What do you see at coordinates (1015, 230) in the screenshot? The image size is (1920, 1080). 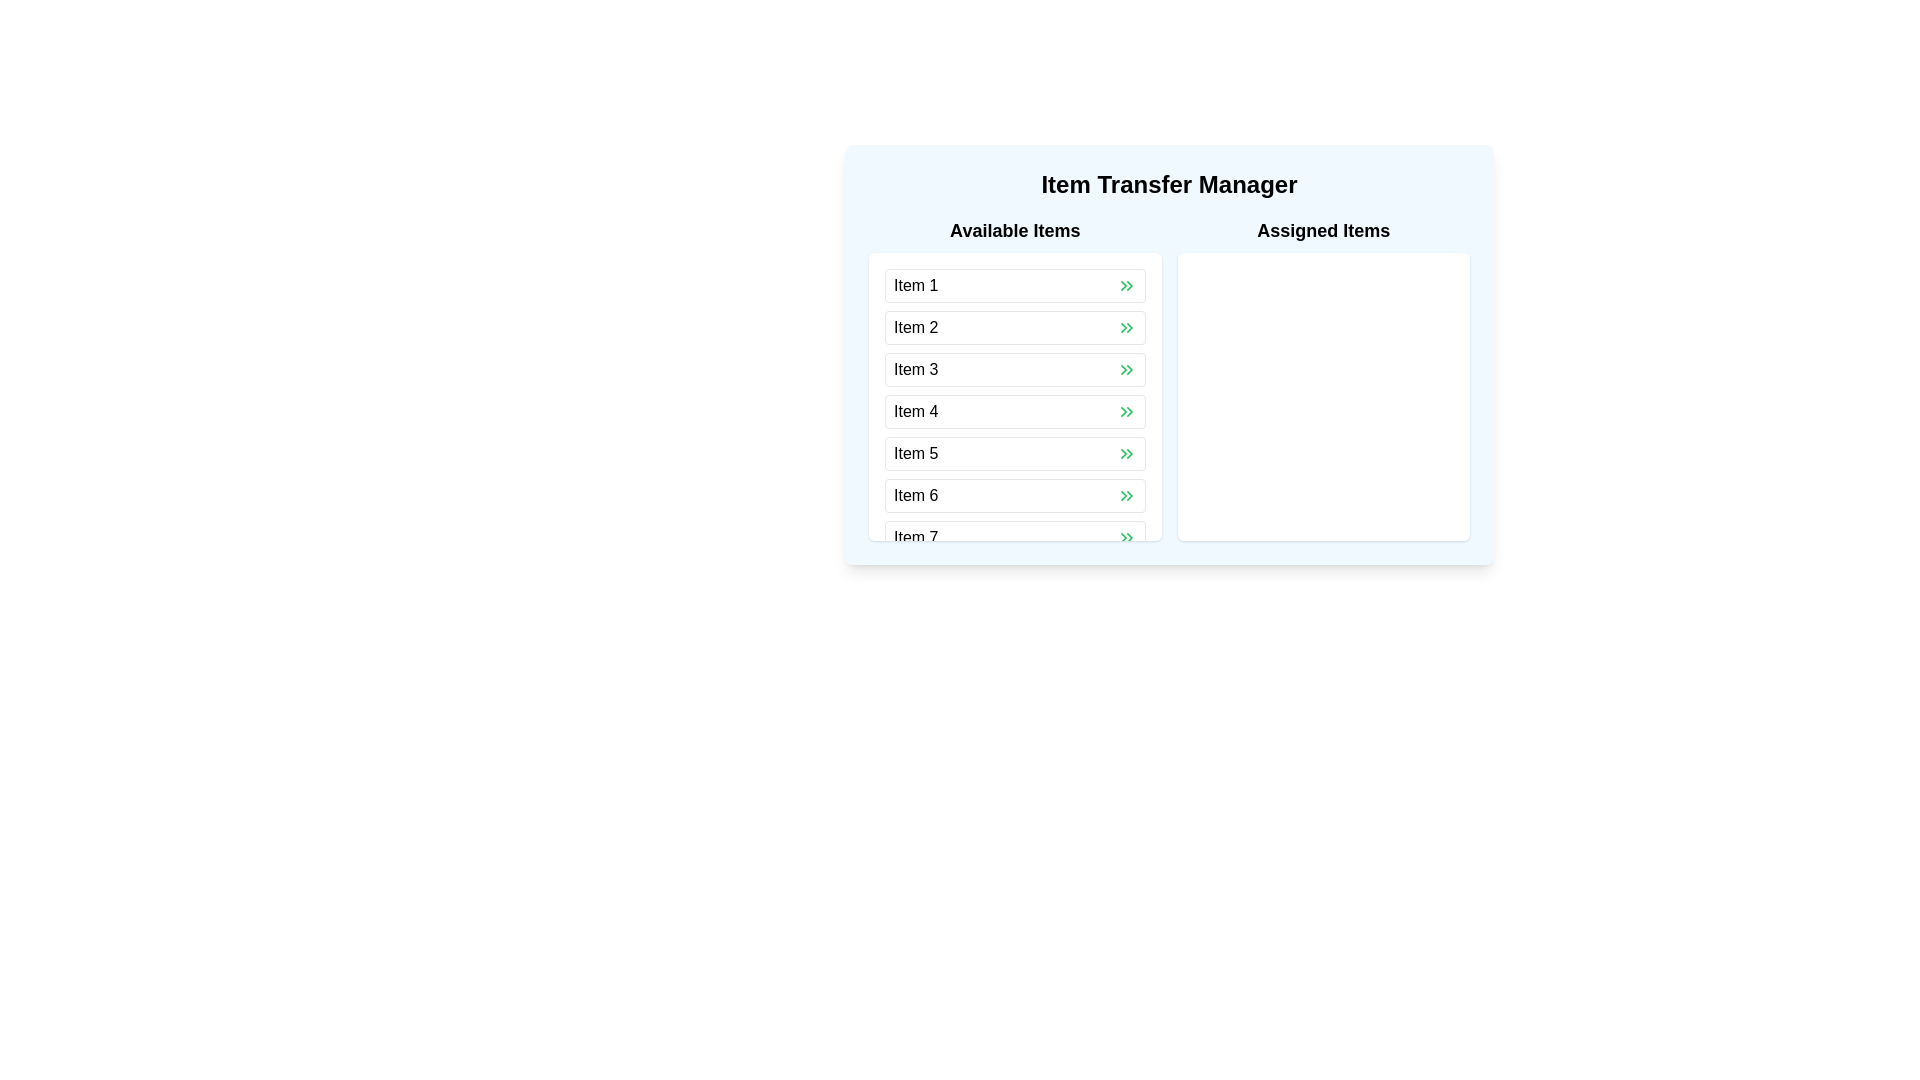 I see `the 'Available Items' text component, which is displayed in a bold font at the top-left corner of a two-column layout, directly above a list of items` at bounding box center [1015, 230].